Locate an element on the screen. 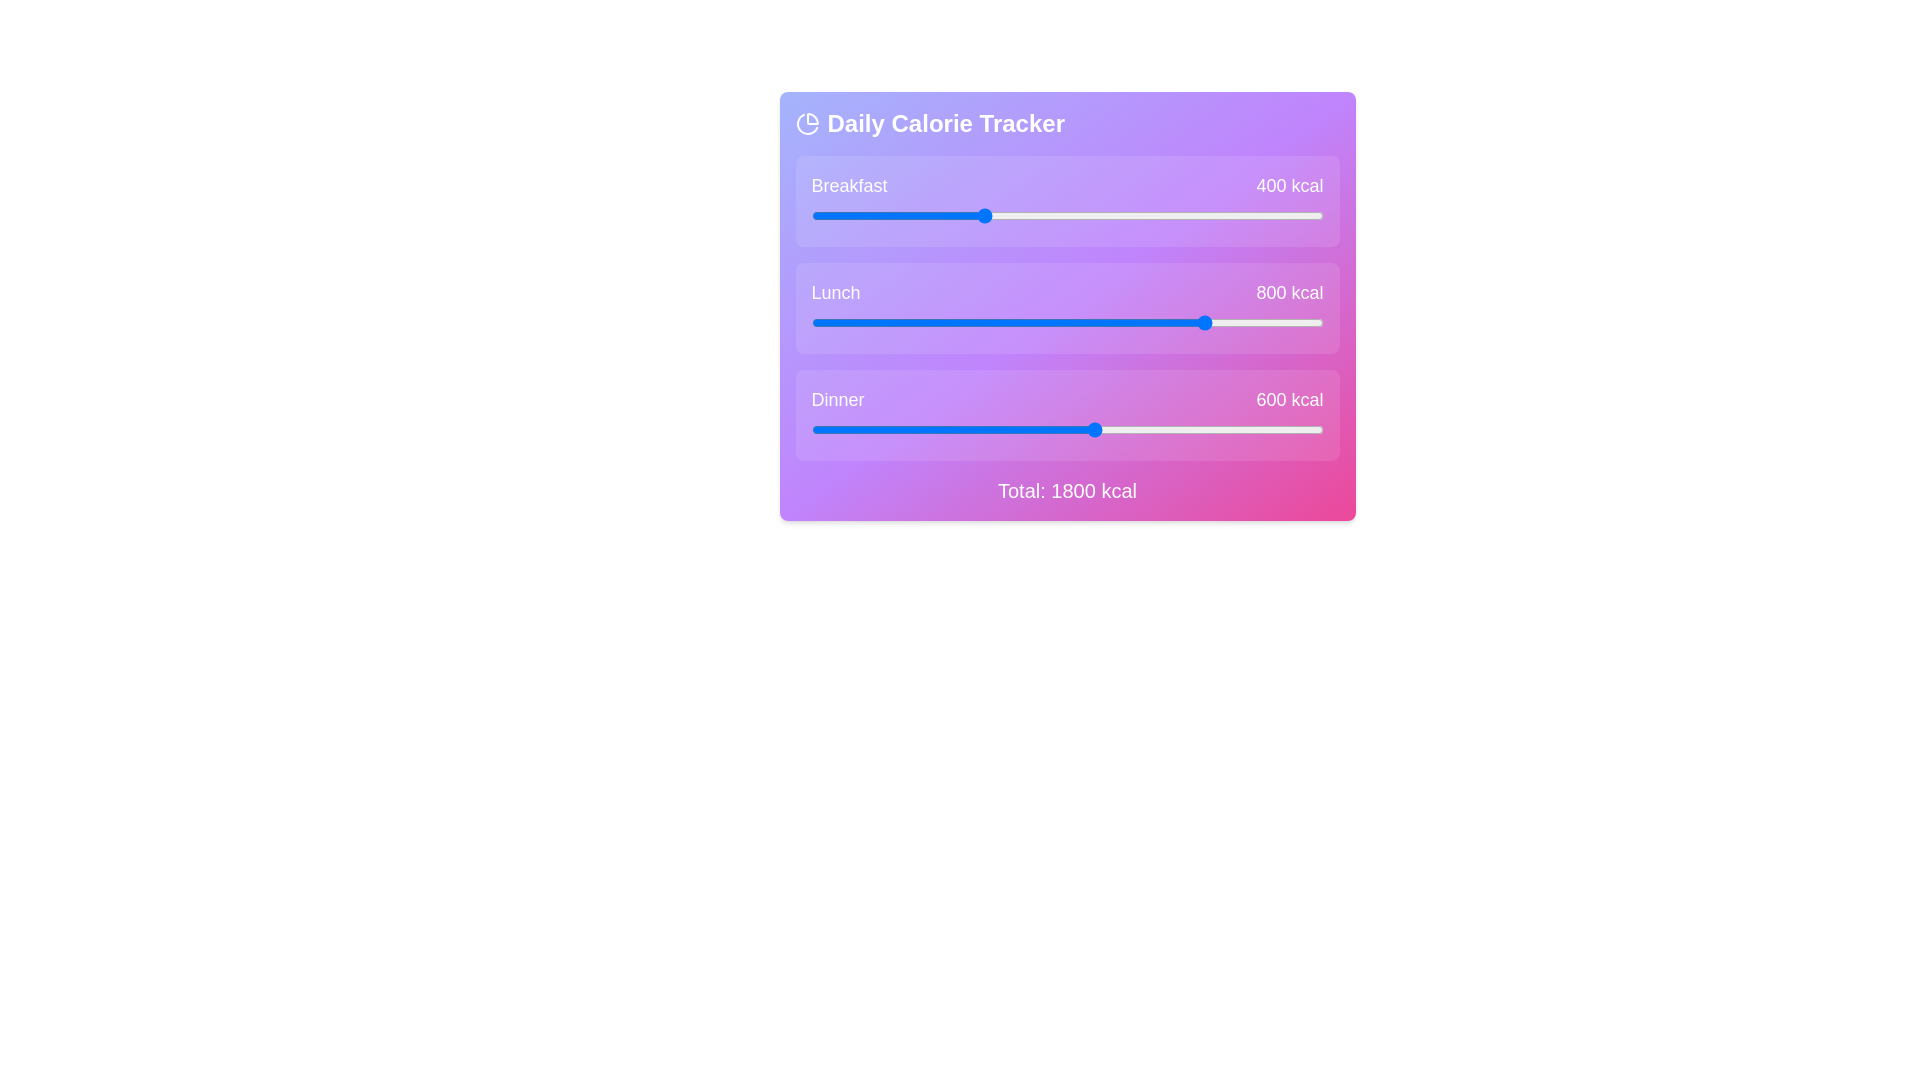  the dinner calorie slider is located at coordinates (1136, 428).